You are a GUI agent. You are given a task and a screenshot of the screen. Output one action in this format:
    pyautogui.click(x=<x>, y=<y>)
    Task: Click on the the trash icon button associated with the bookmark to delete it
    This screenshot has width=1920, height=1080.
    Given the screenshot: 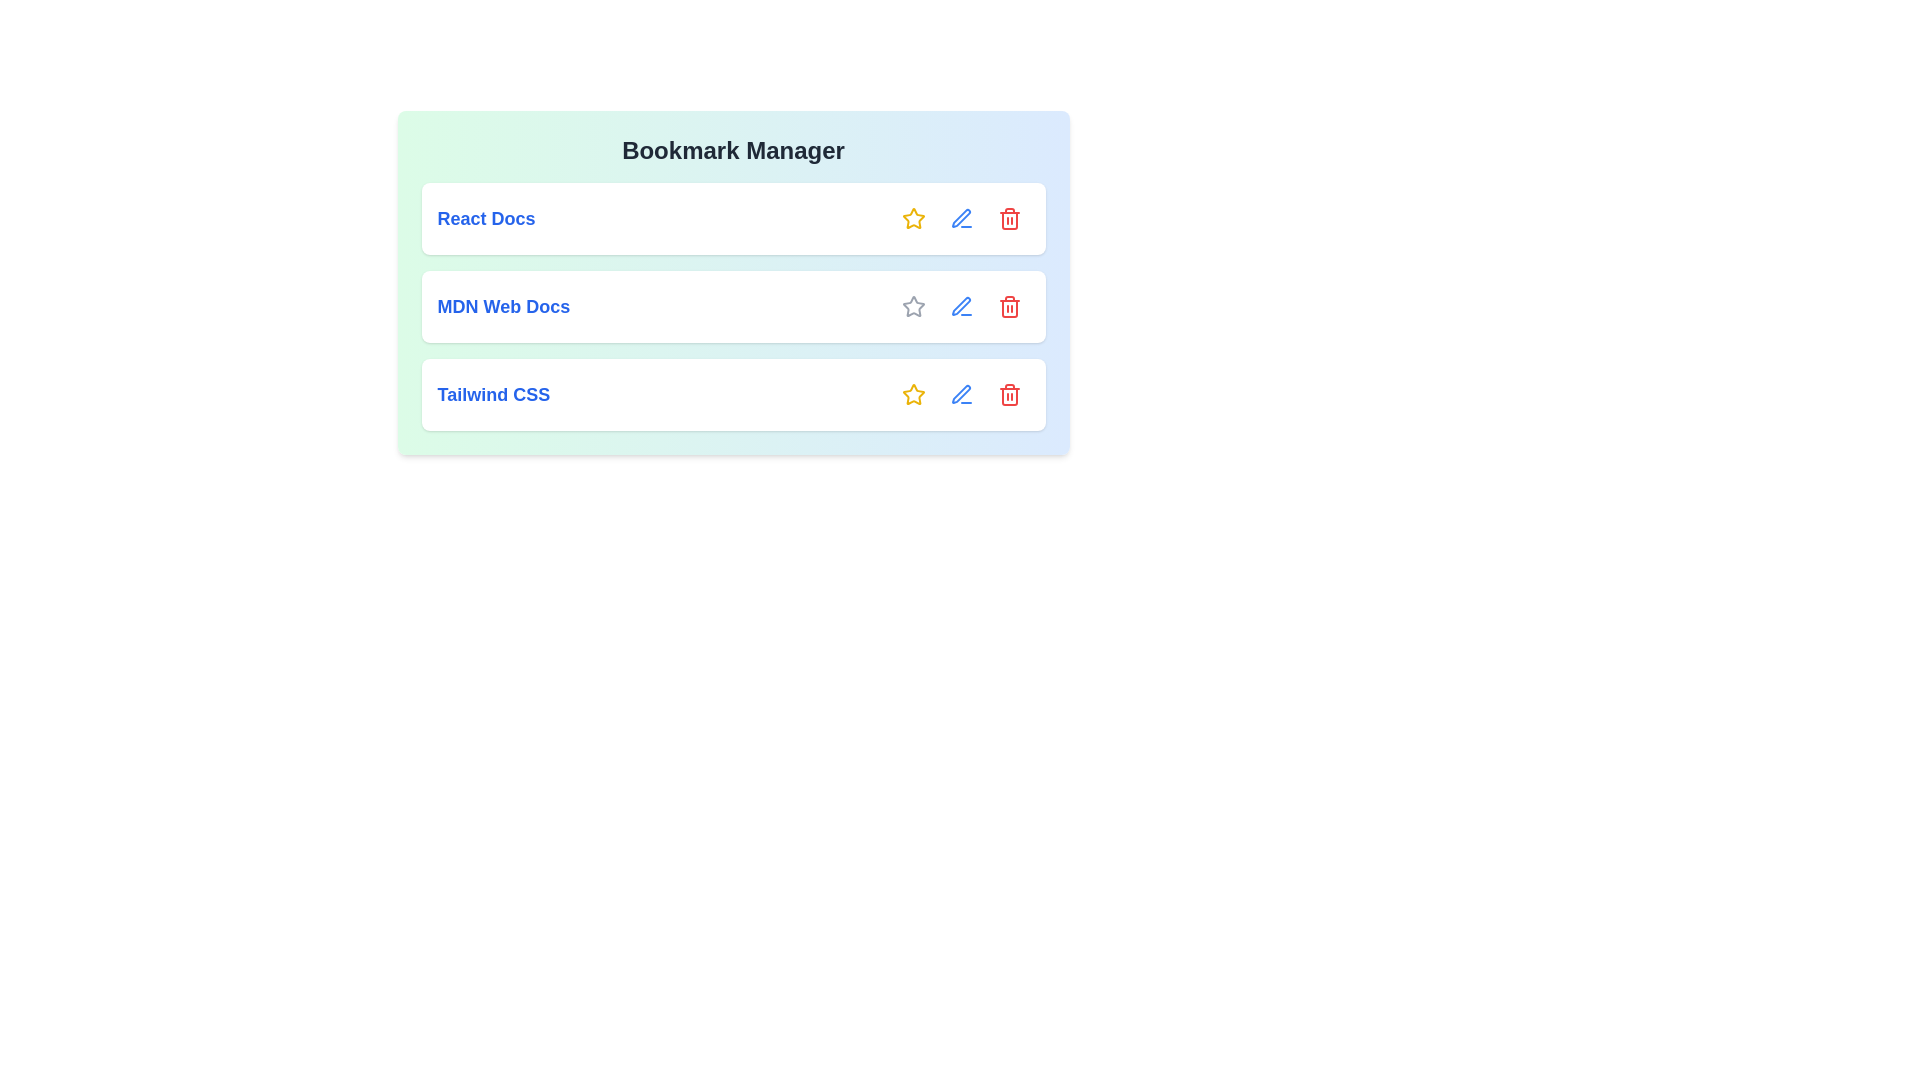 What is the action you would take?
    pyautogui.click(x=1009, y=219)
    